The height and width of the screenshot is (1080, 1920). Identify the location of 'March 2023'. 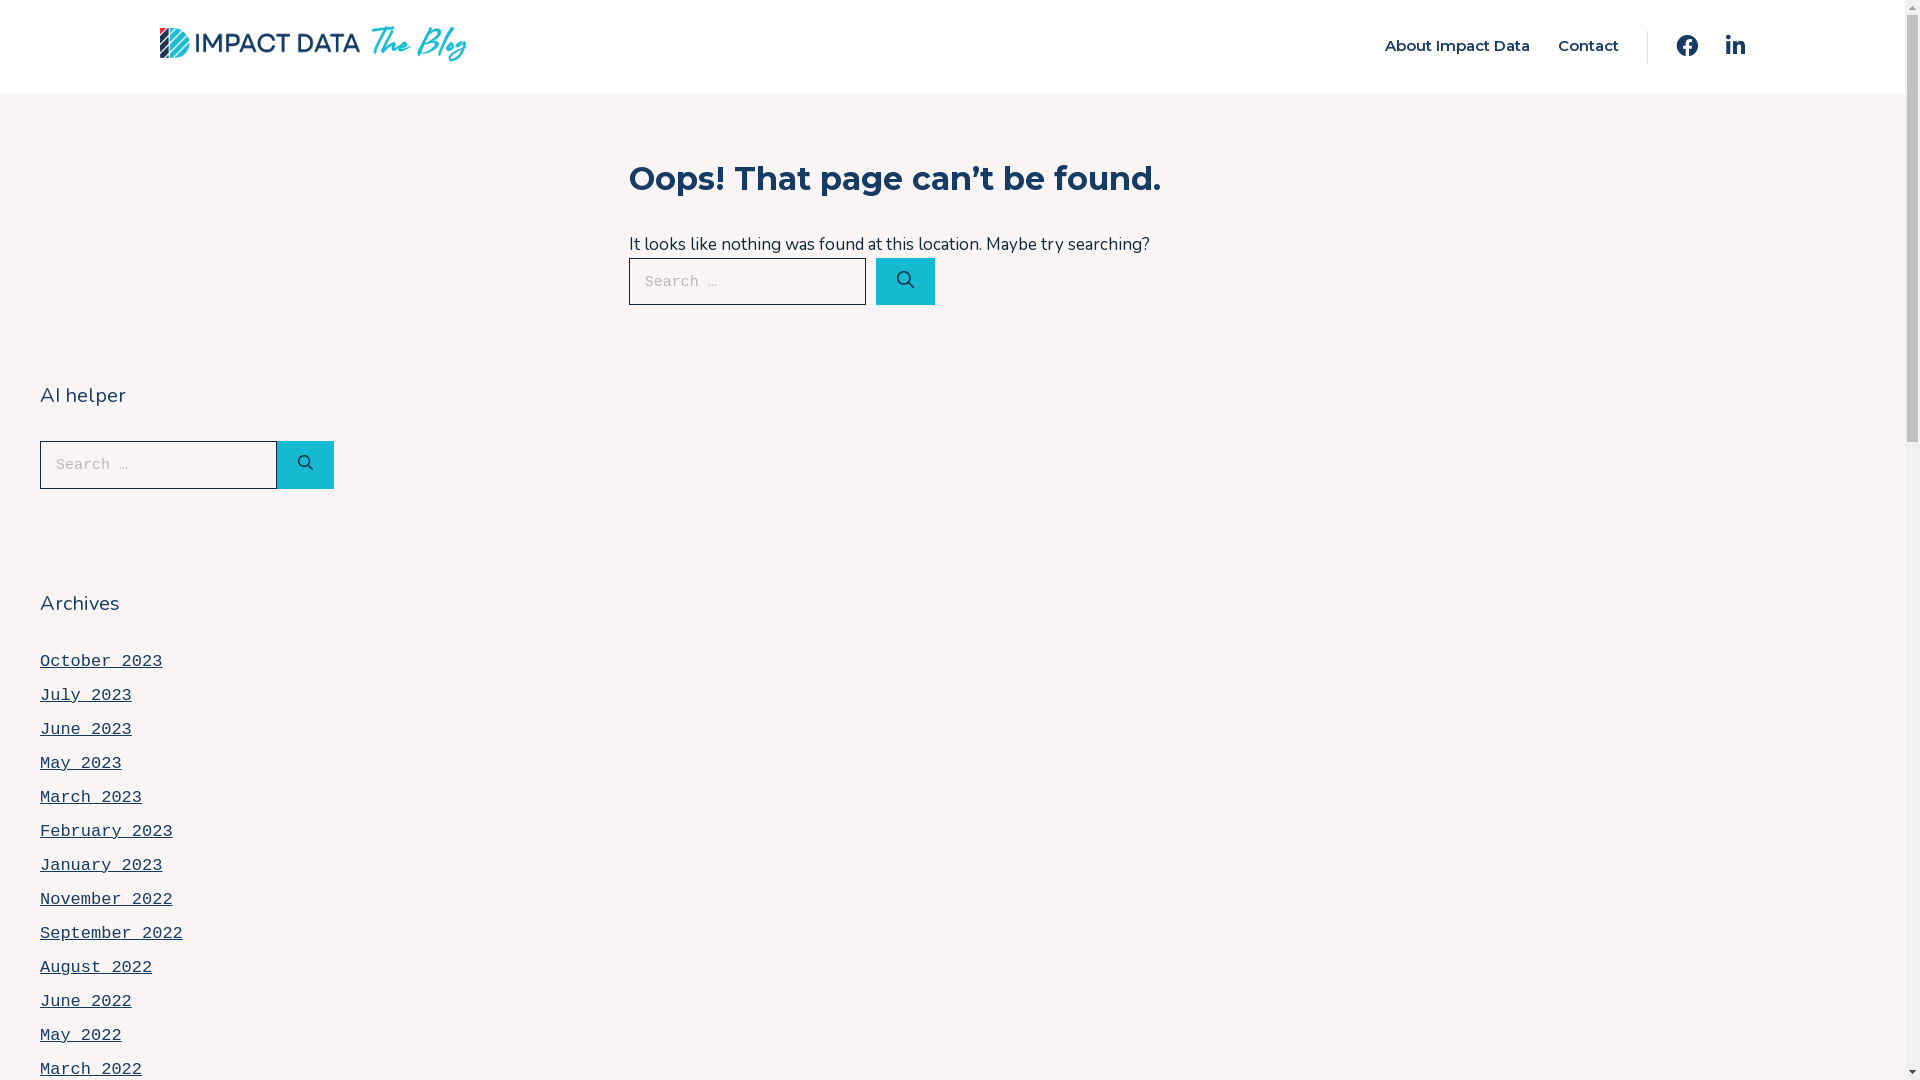
(90, 796).